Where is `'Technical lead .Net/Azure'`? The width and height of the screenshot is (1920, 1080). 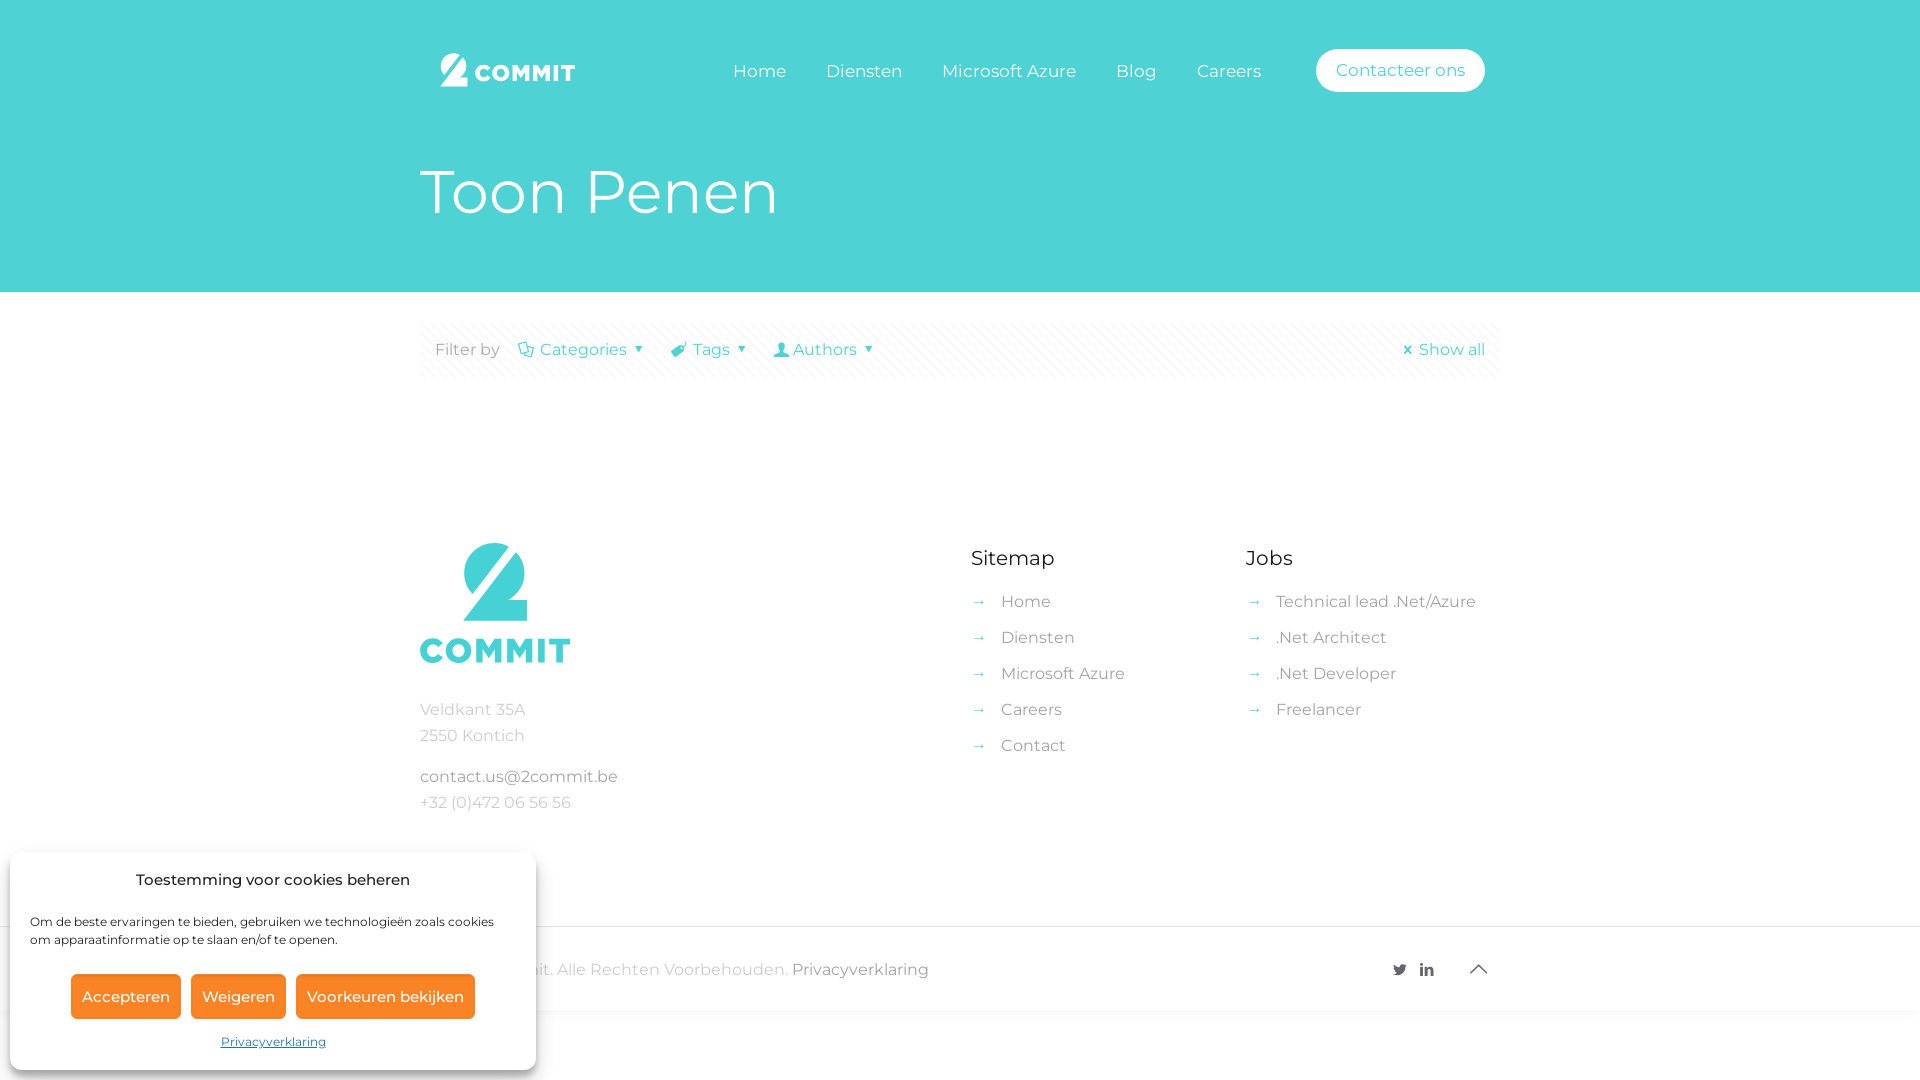
'Technical lead .Net/Azure' is located at coordinates (1375, 600).